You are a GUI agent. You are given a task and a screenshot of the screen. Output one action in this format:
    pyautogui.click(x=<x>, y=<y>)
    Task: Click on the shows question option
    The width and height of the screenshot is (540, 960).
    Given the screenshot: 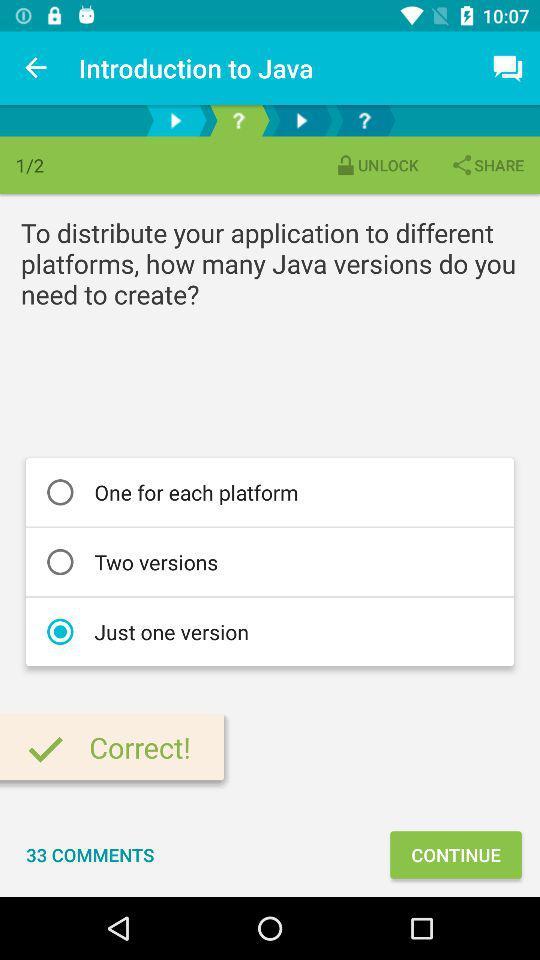 What is the action you would take?
    pyautogui.click(x=238, y=120)
    